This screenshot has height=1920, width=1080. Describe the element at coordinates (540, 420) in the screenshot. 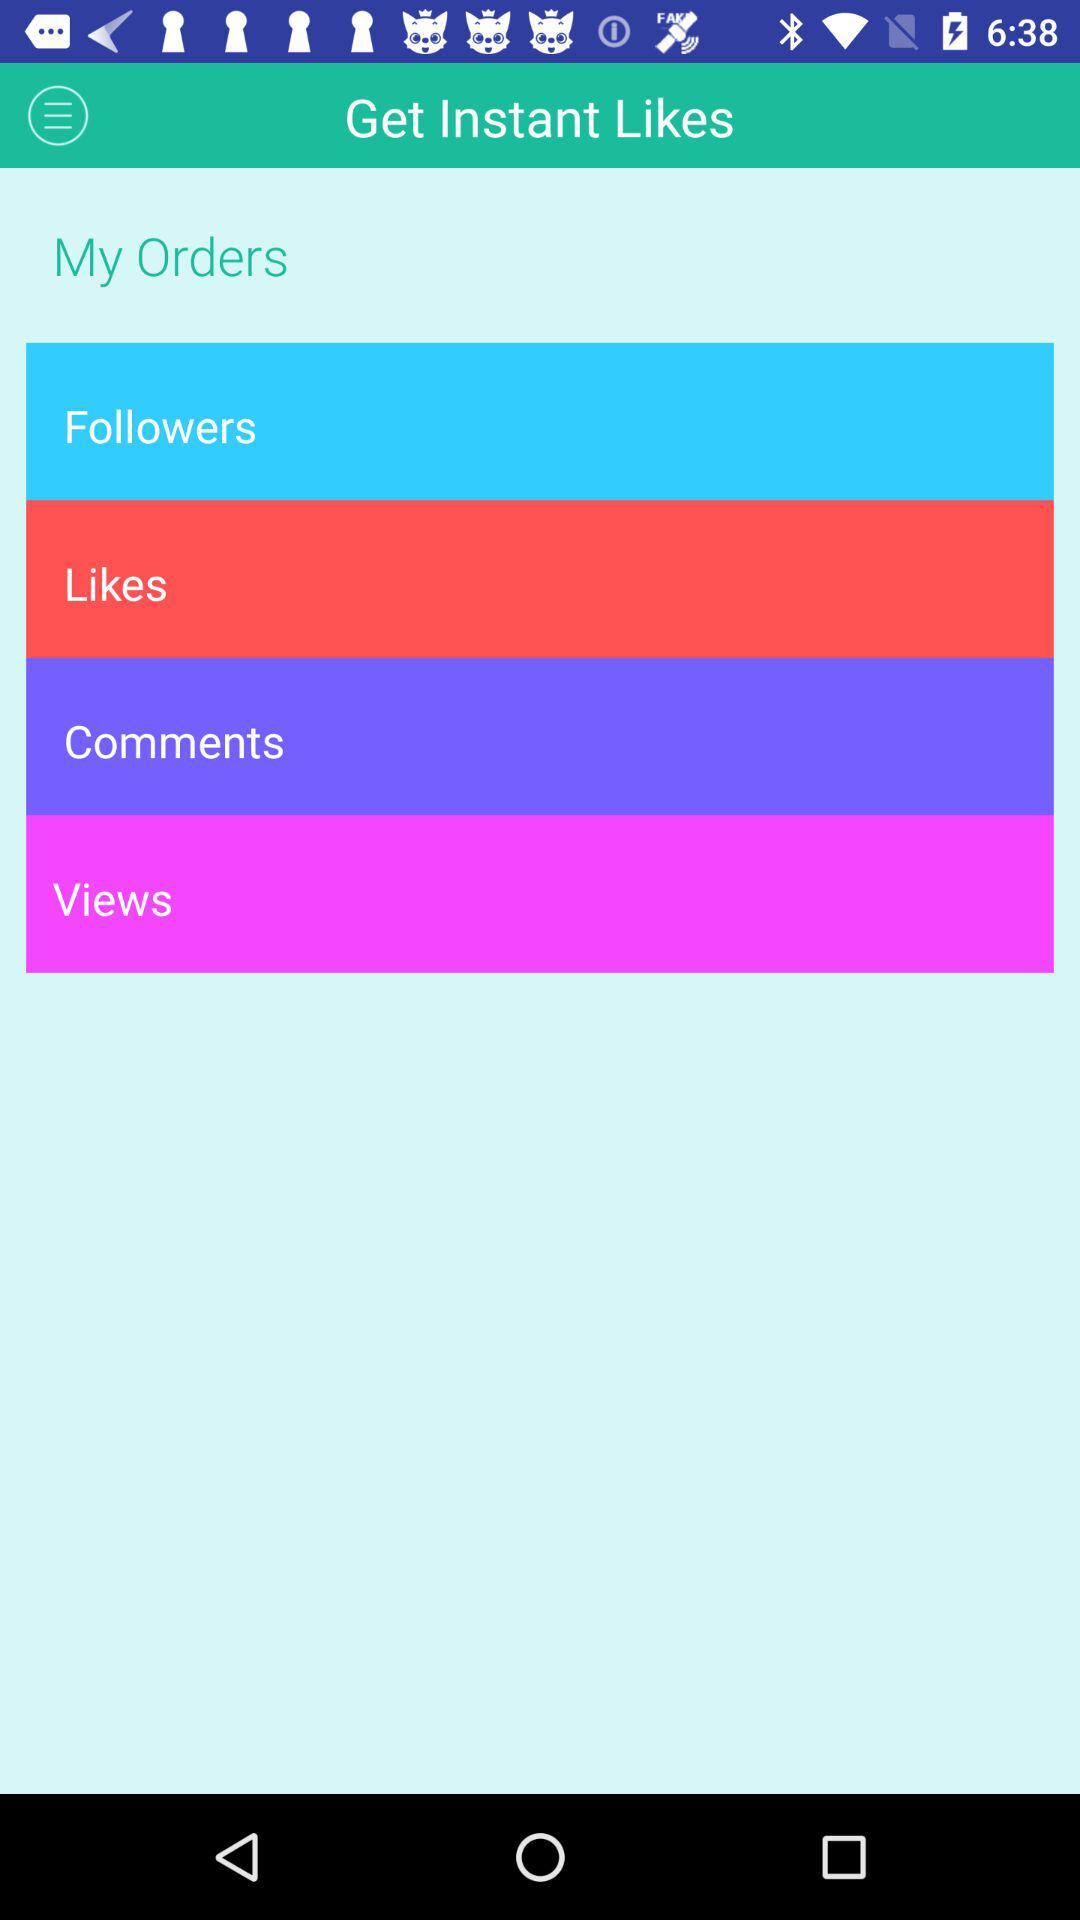

I see `the app above  likes item` at that location.